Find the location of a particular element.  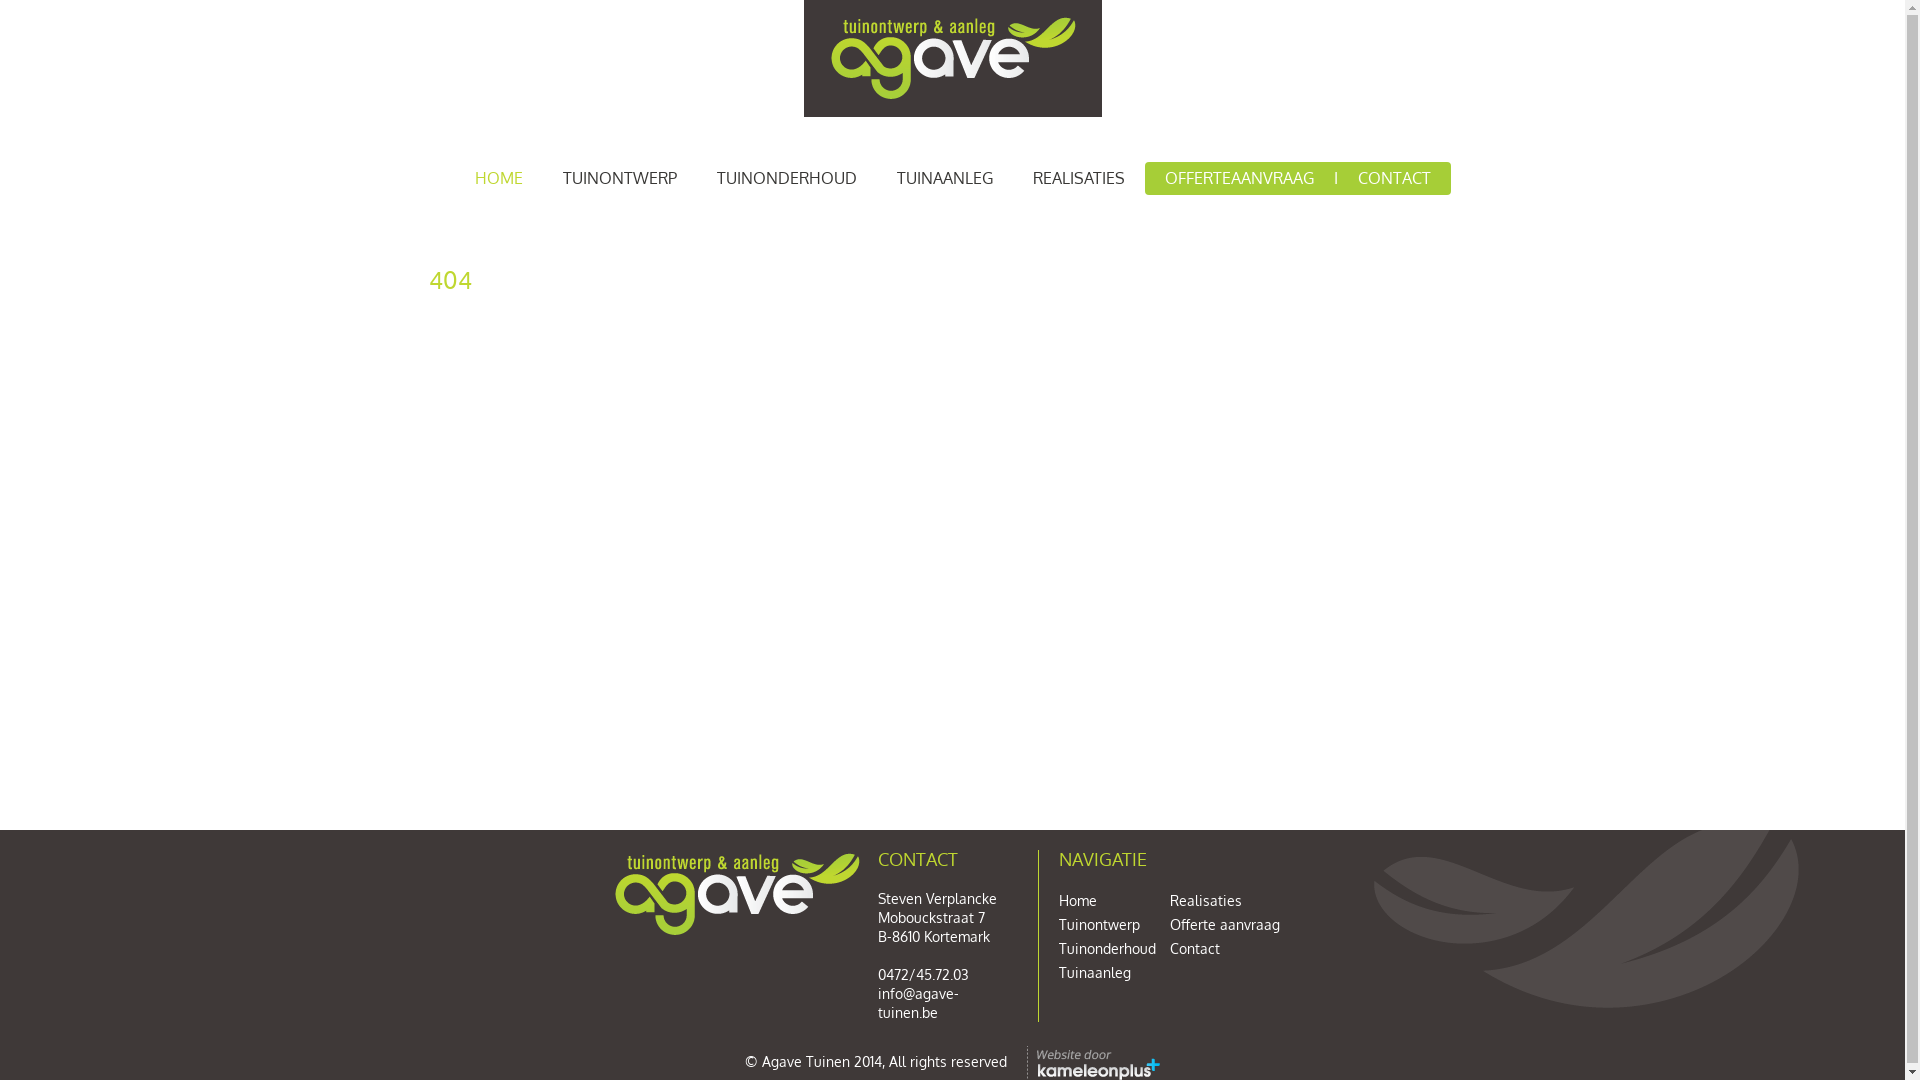

'Tuinontwerp' is located at coordinates (1097, 924).